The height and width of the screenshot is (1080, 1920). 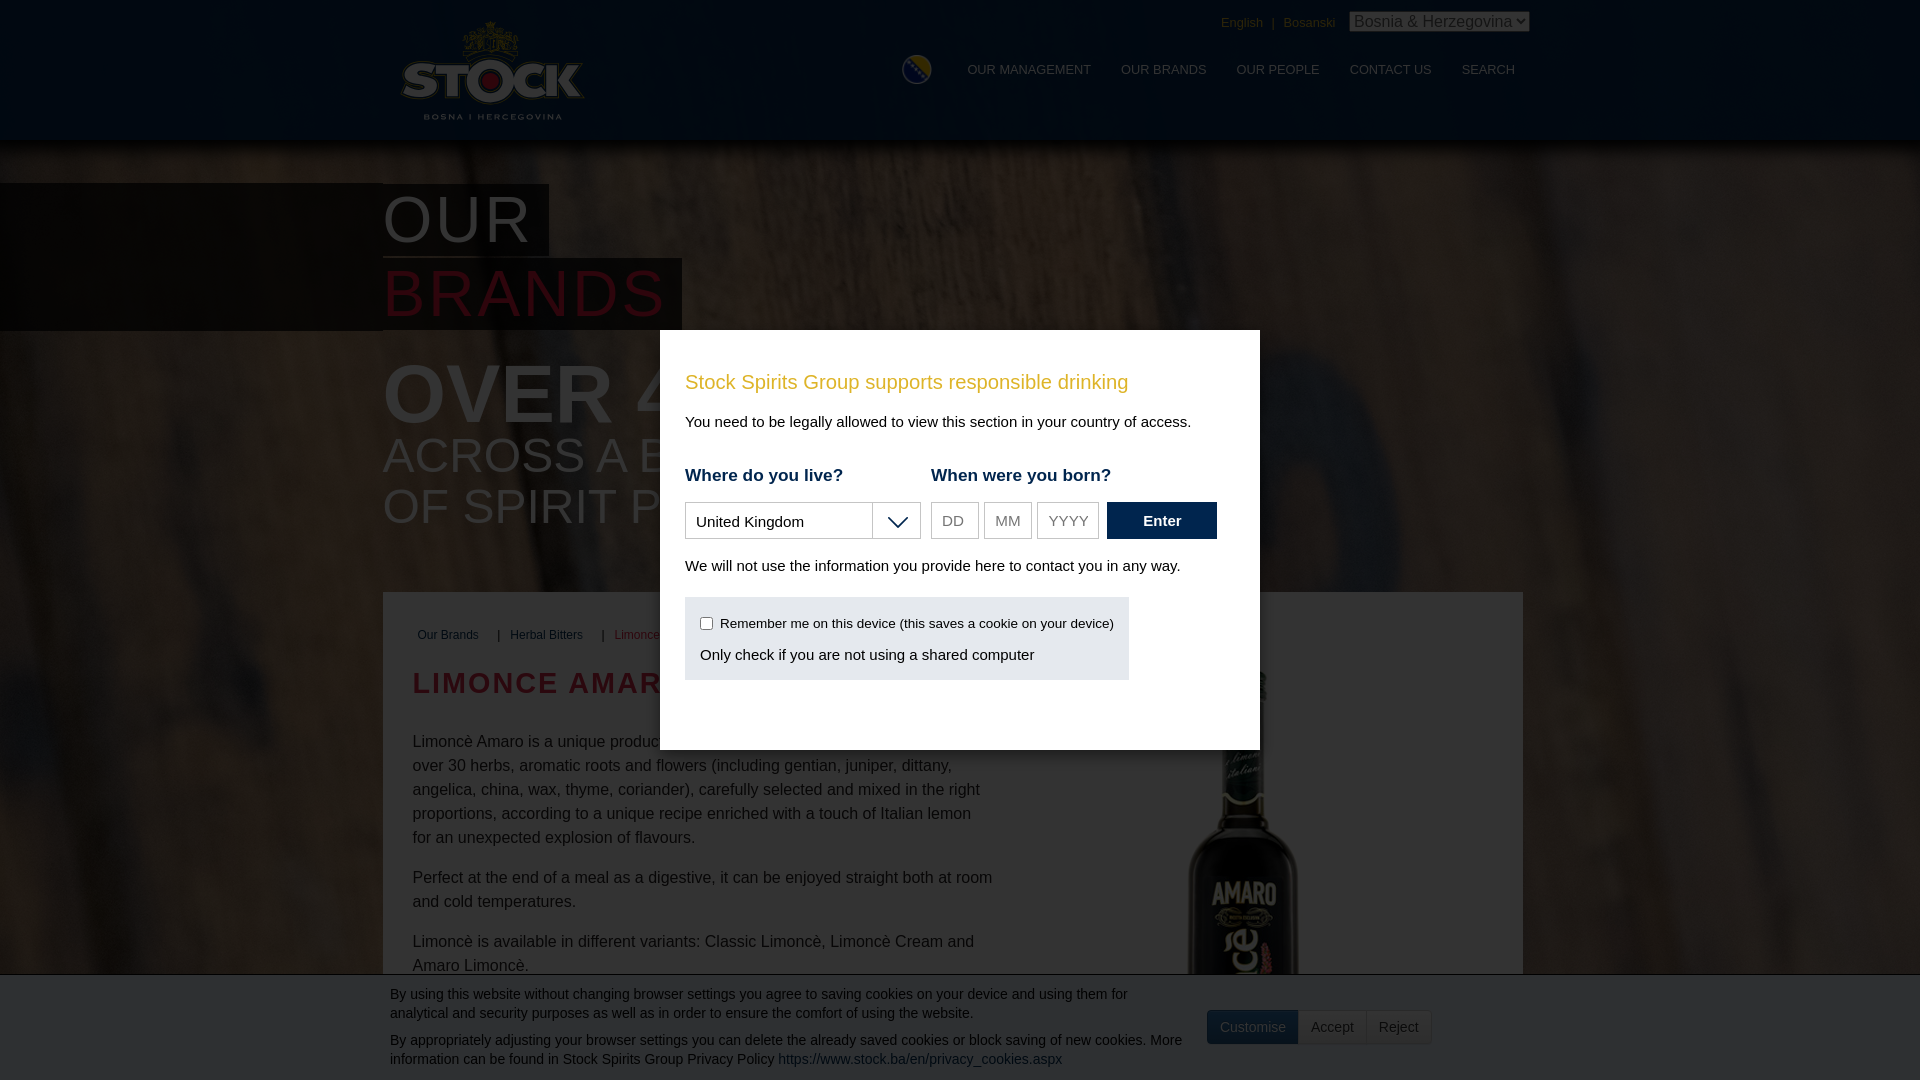 What do you see at coordinates (546, 635) in the screenshot?
I see `'Herbal Bitters'` at bounding box center [546, 635].